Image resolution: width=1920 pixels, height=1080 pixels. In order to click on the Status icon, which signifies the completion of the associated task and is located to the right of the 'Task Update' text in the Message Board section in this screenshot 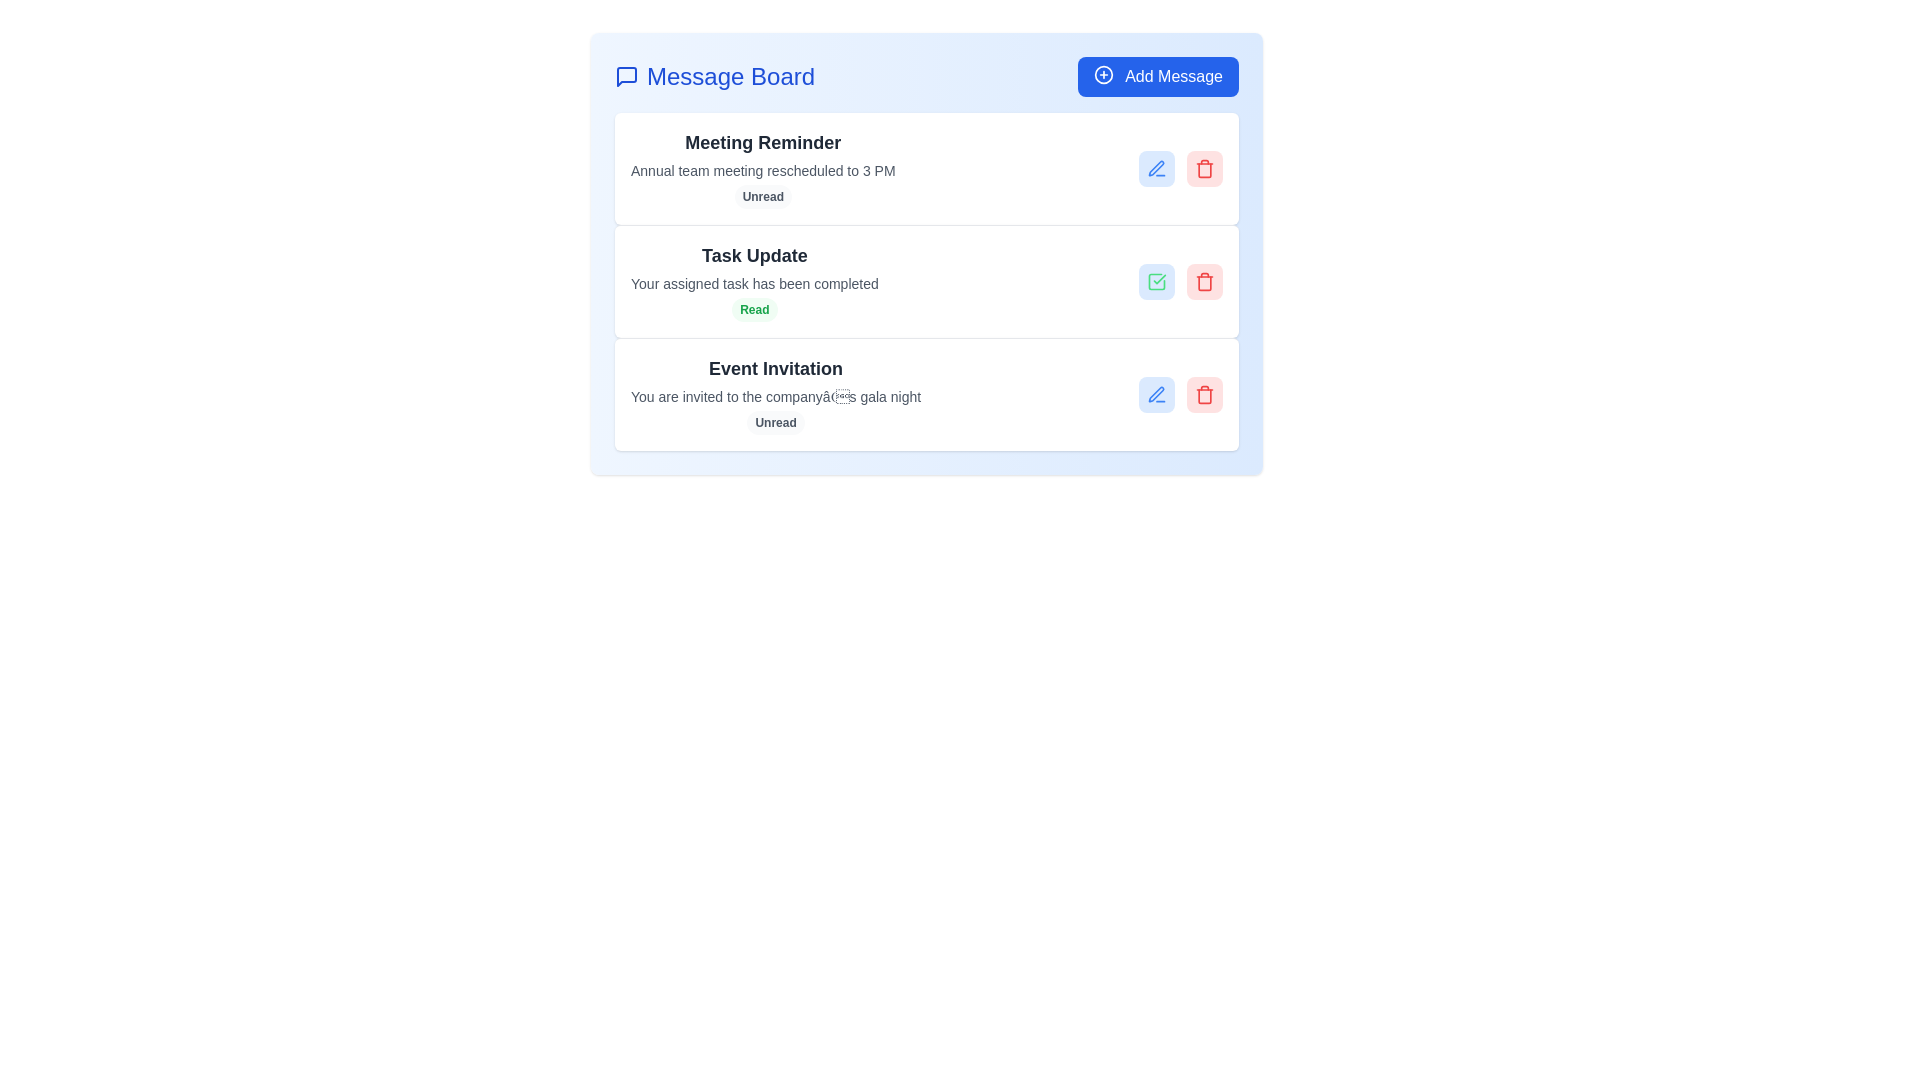, I will do `click(1156, 281)`.